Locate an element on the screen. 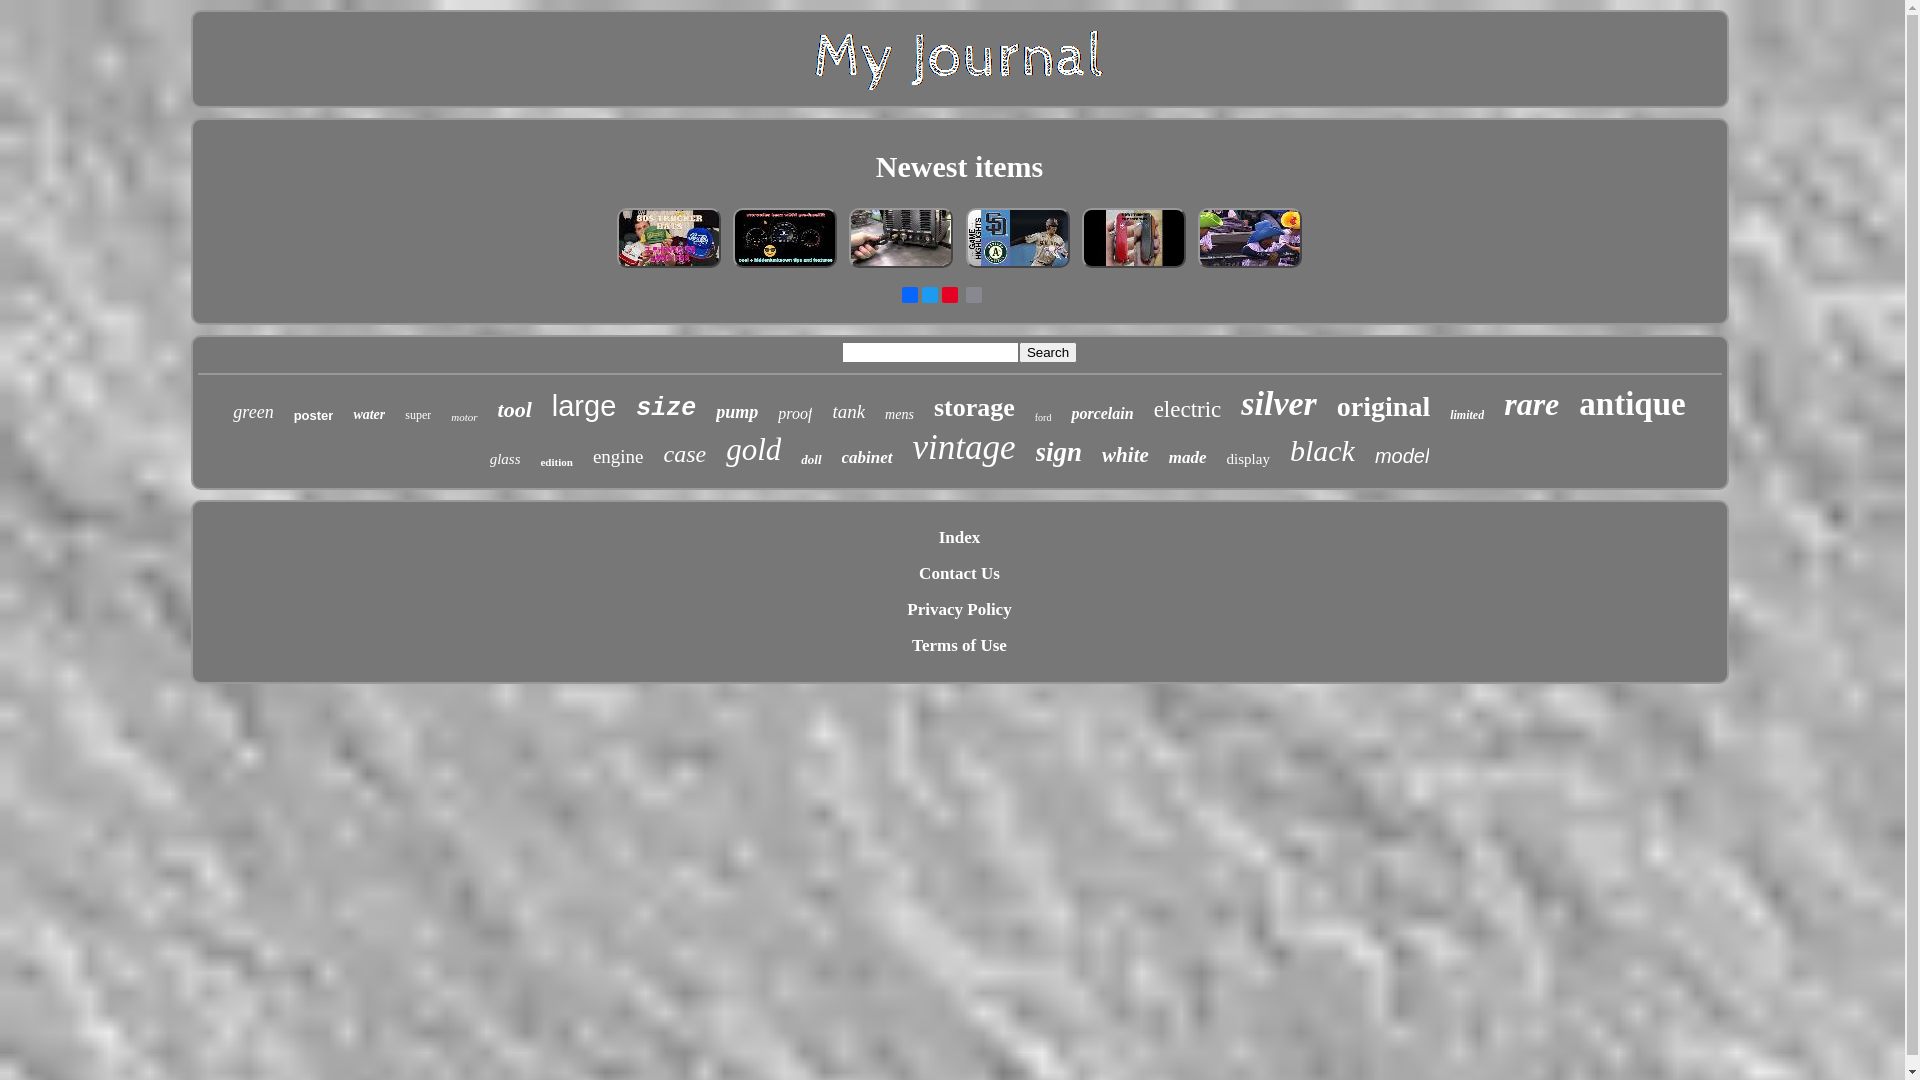 The image size is (1920, 1080). 'Twitter' is located at coordinates (929, 294).